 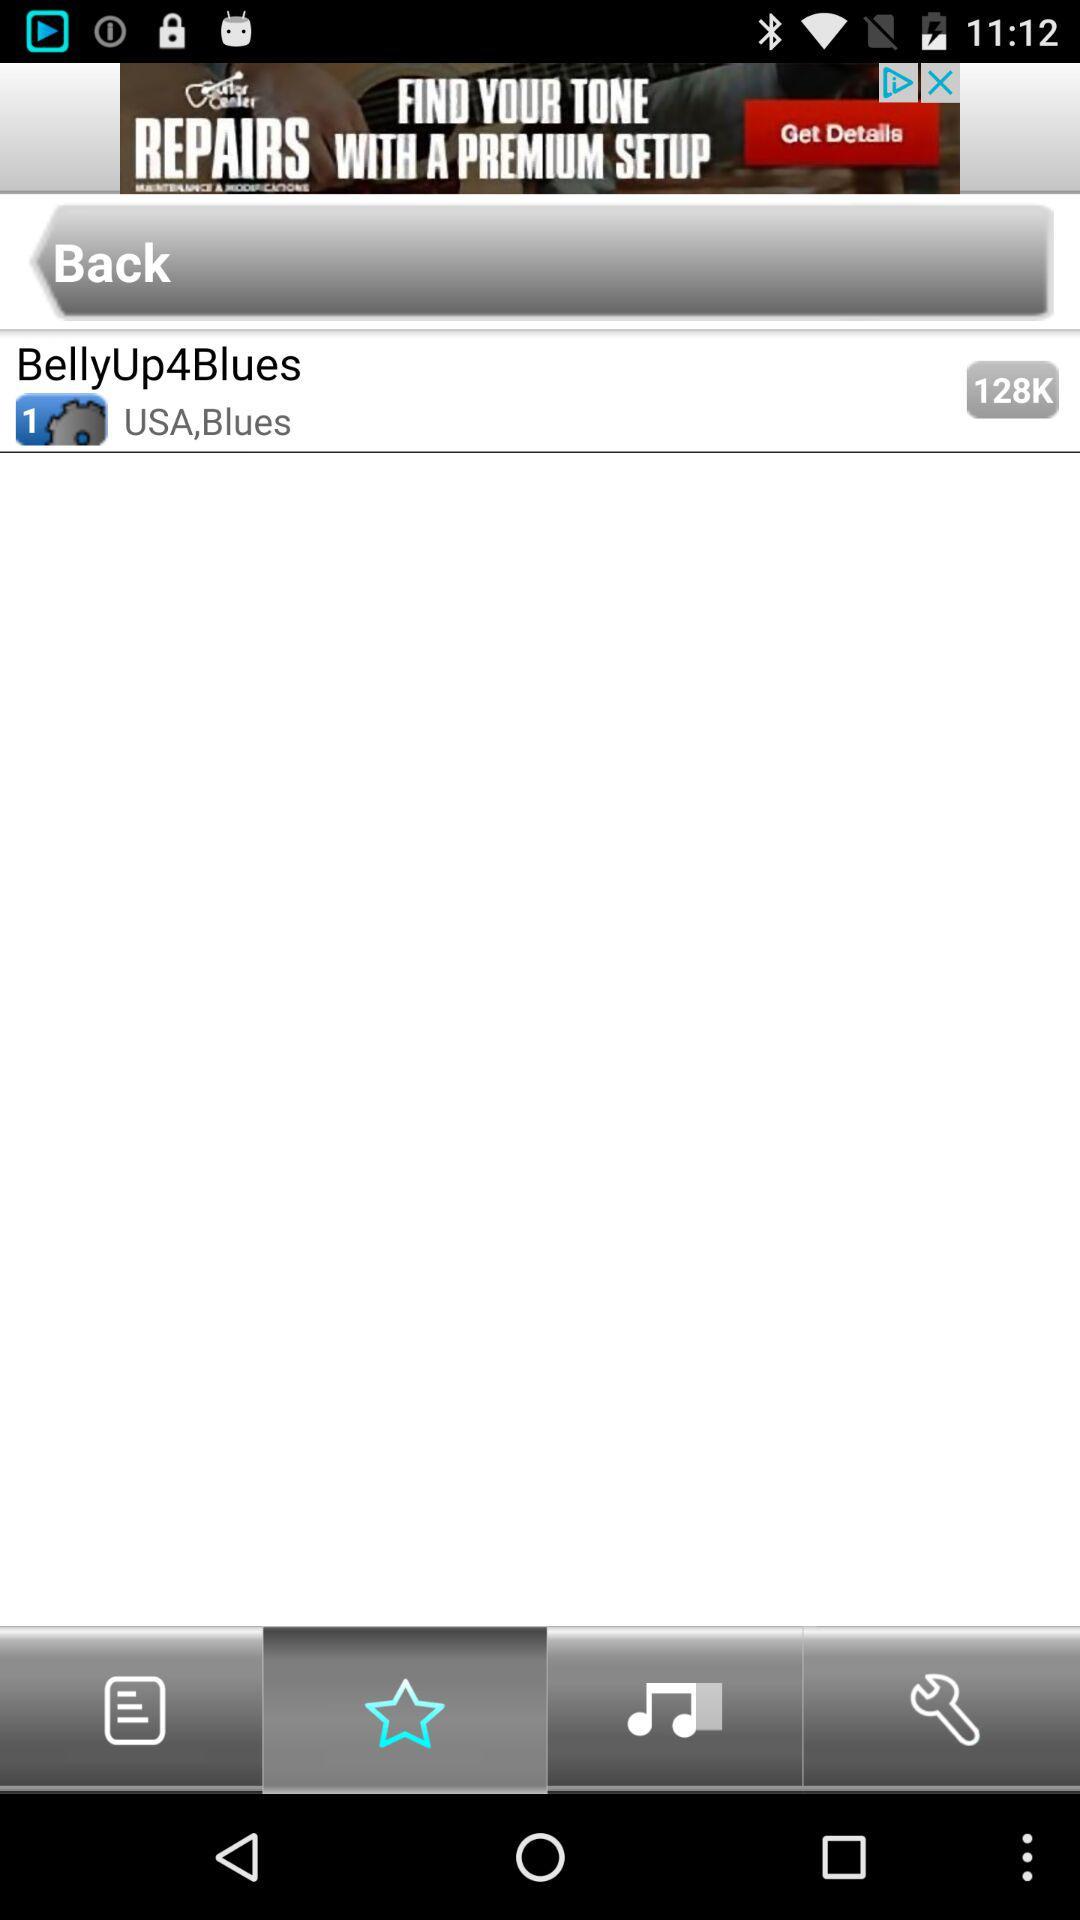 I want to click on click on advertisement, so click(x=540, y=127).